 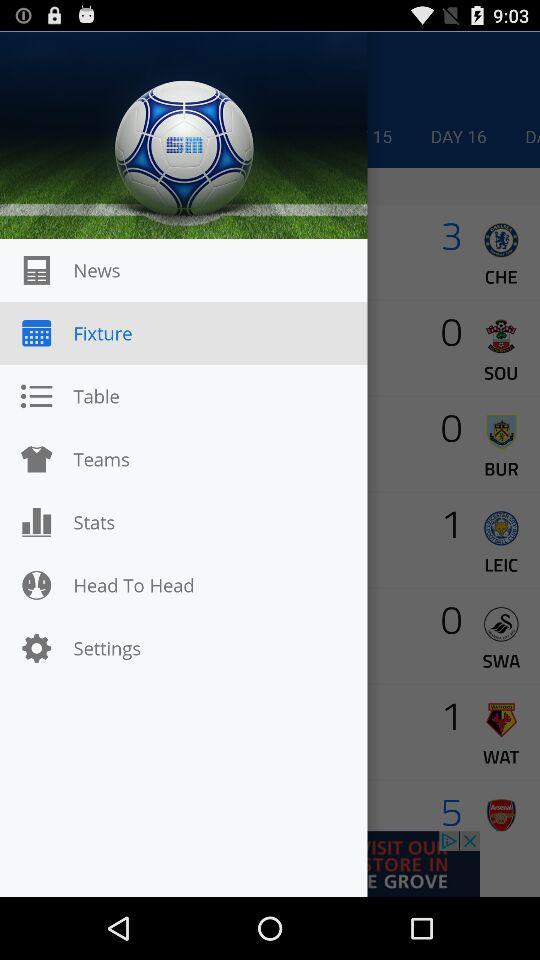 I want to click on the settings symbol which is  below head to head symbol, so click(x=36, y=647).